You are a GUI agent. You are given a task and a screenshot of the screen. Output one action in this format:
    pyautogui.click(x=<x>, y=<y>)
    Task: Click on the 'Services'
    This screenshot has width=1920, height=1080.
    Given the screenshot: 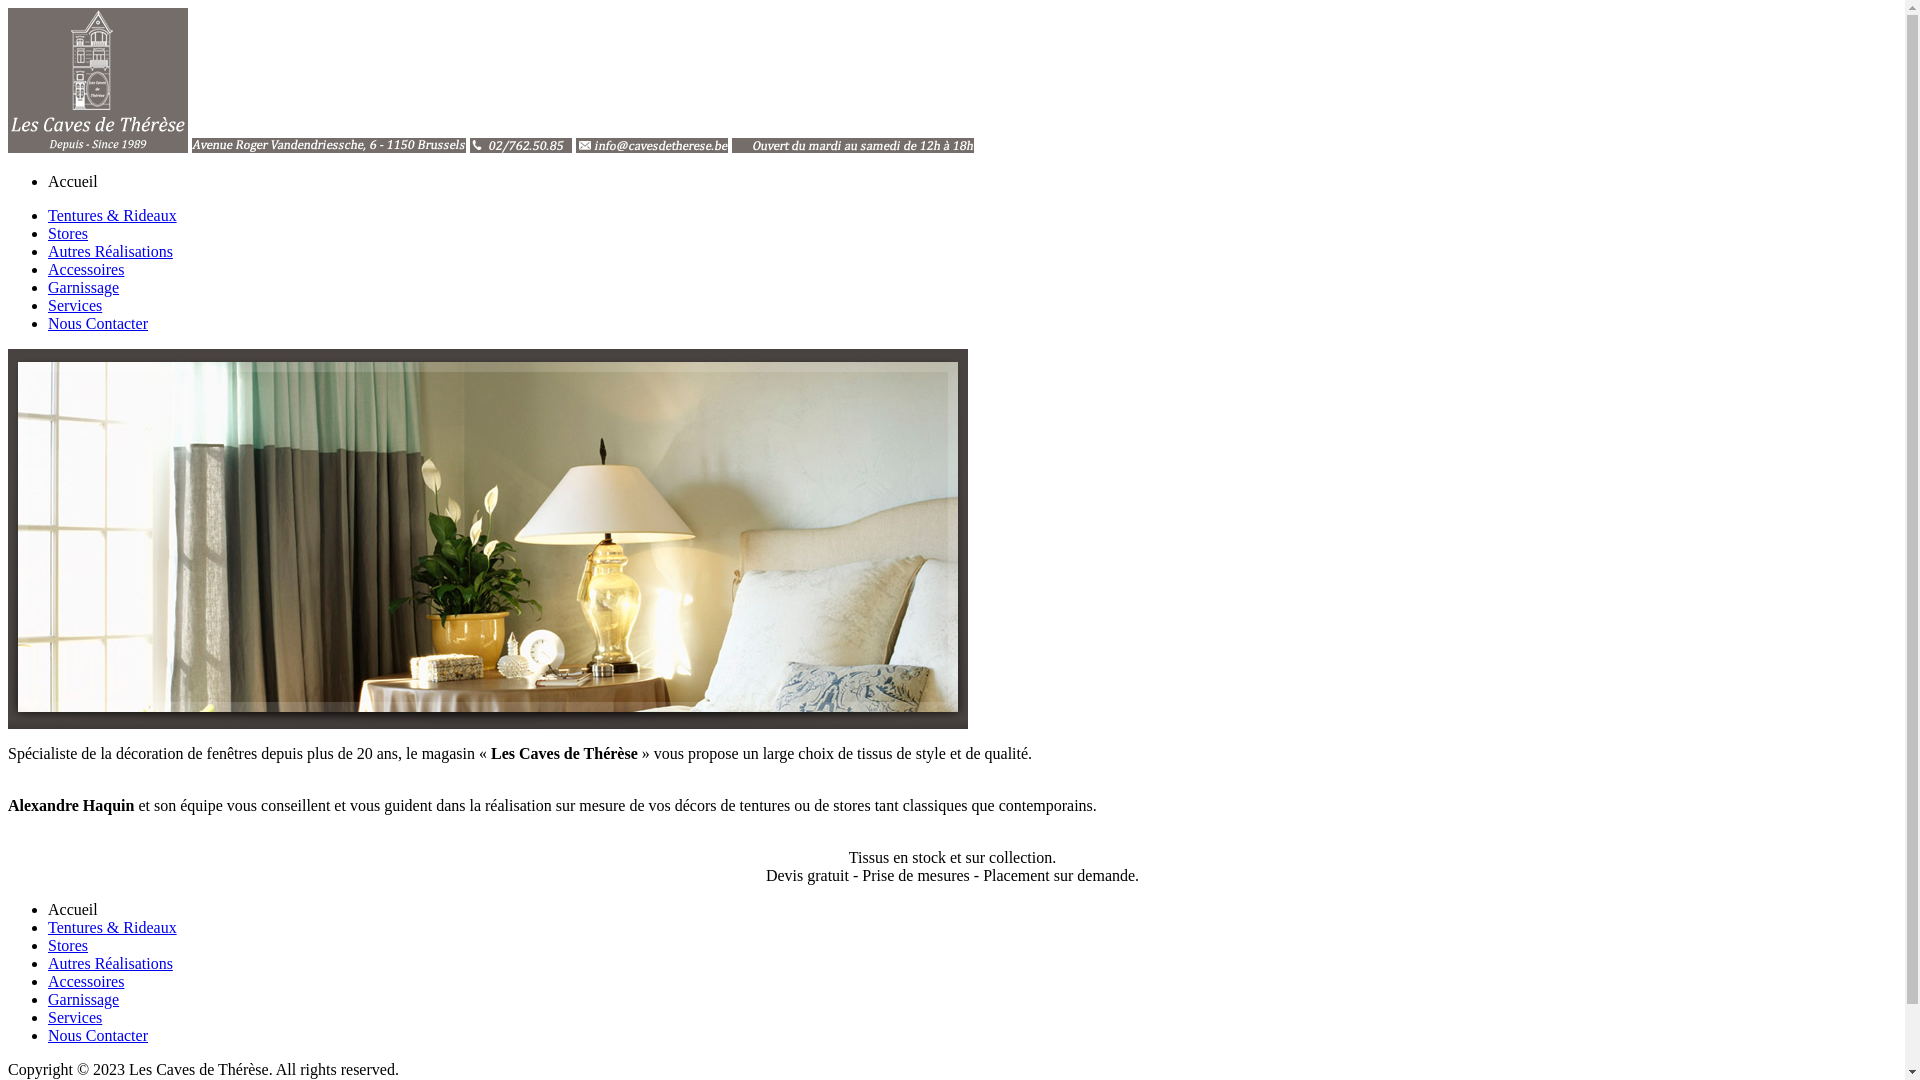 What is the action you would take?
    pyautogui.click(x=75, y=305)
    